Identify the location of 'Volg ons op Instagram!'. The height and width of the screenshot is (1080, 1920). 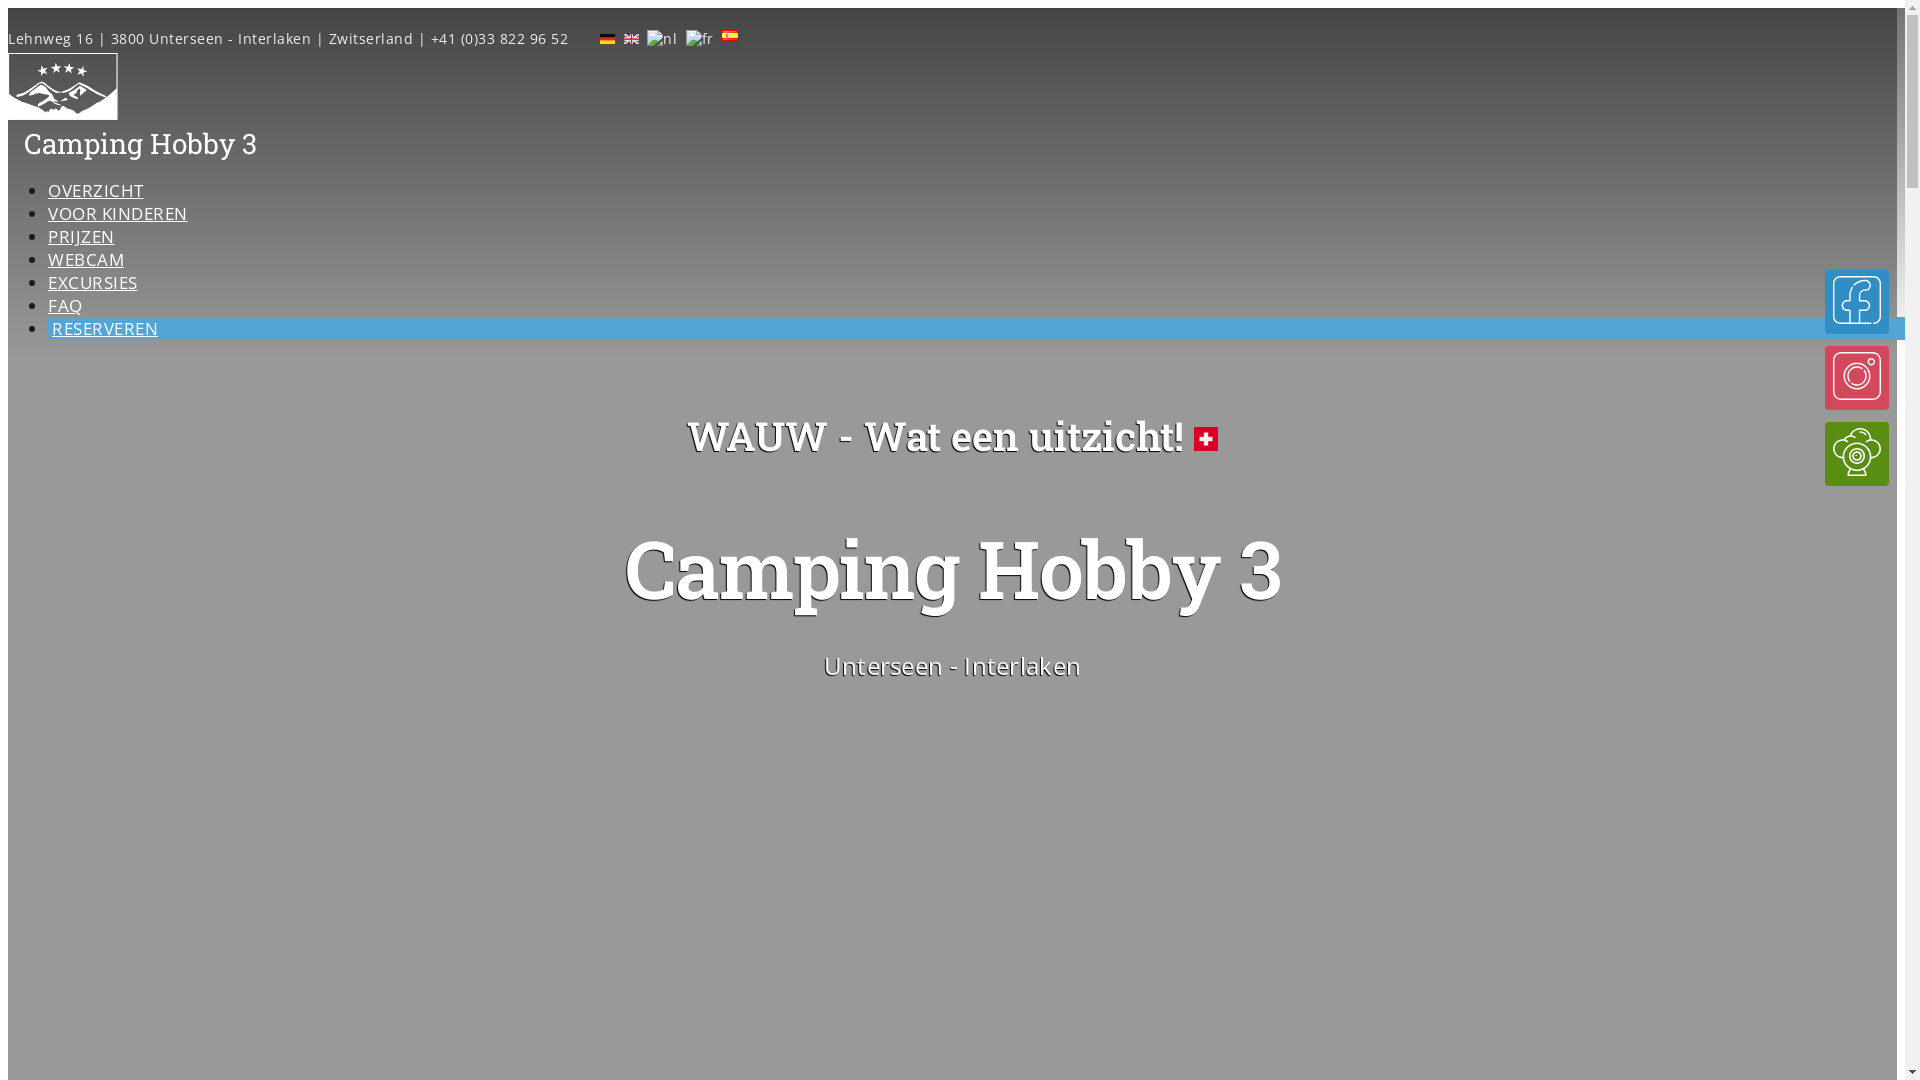
(1856, 378).